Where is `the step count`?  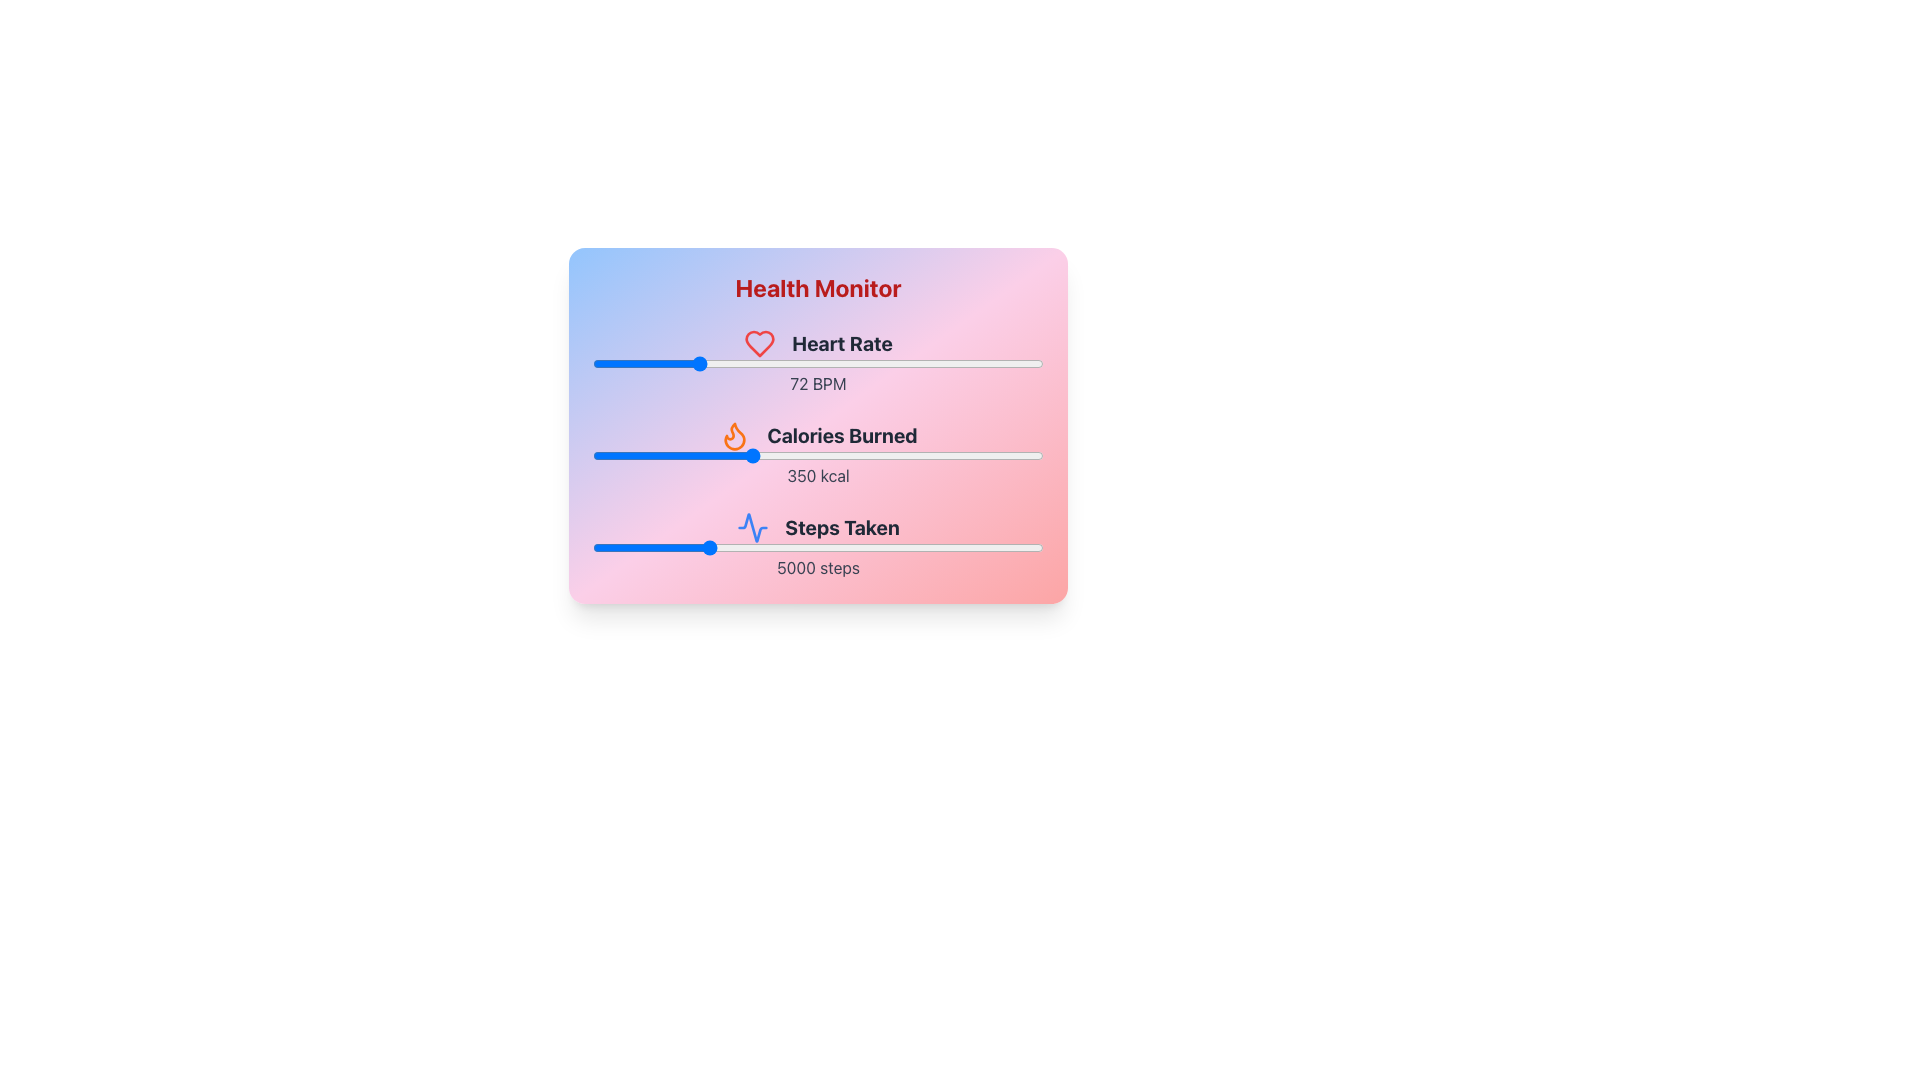
the step count is located at coordinates (1029, 547).